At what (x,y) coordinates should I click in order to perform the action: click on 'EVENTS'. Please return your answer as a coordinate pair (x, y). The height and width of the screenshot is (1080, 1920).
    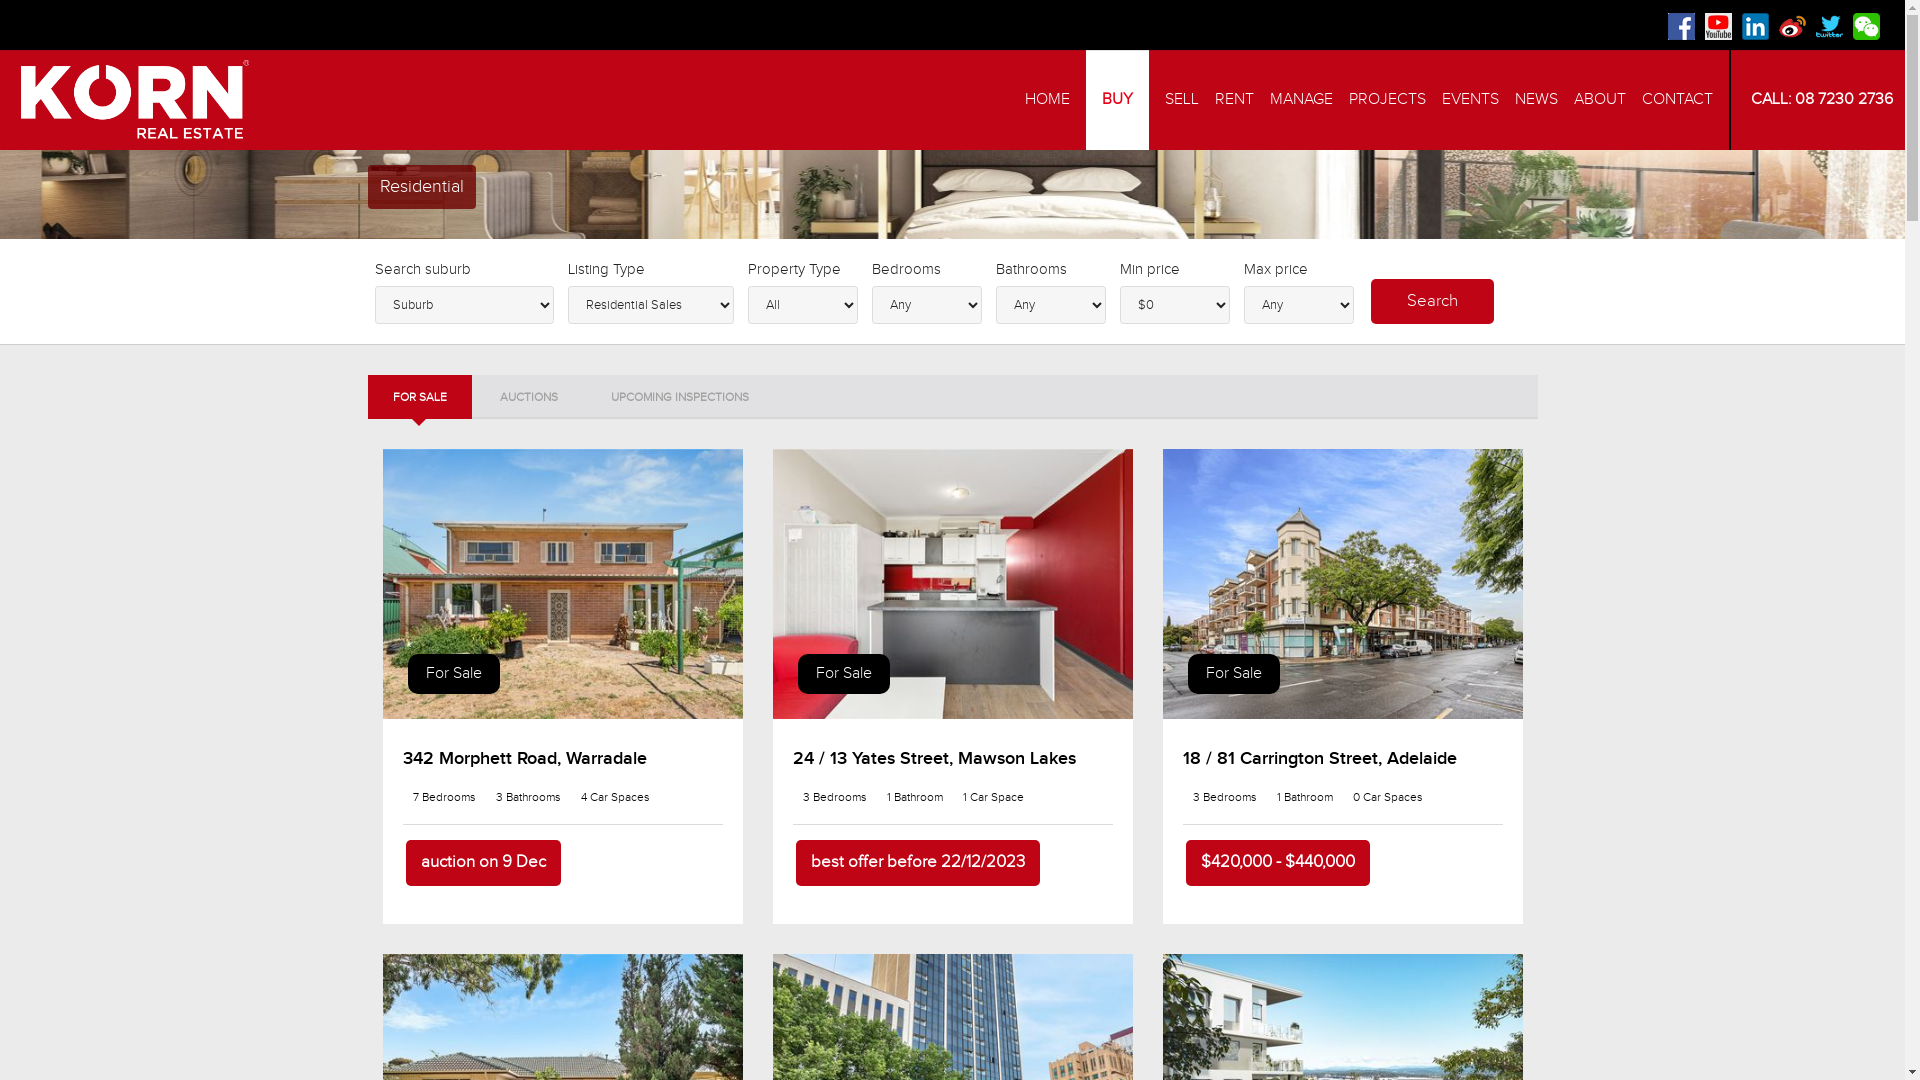
    Looking at the image, I should click on (1441, 100).